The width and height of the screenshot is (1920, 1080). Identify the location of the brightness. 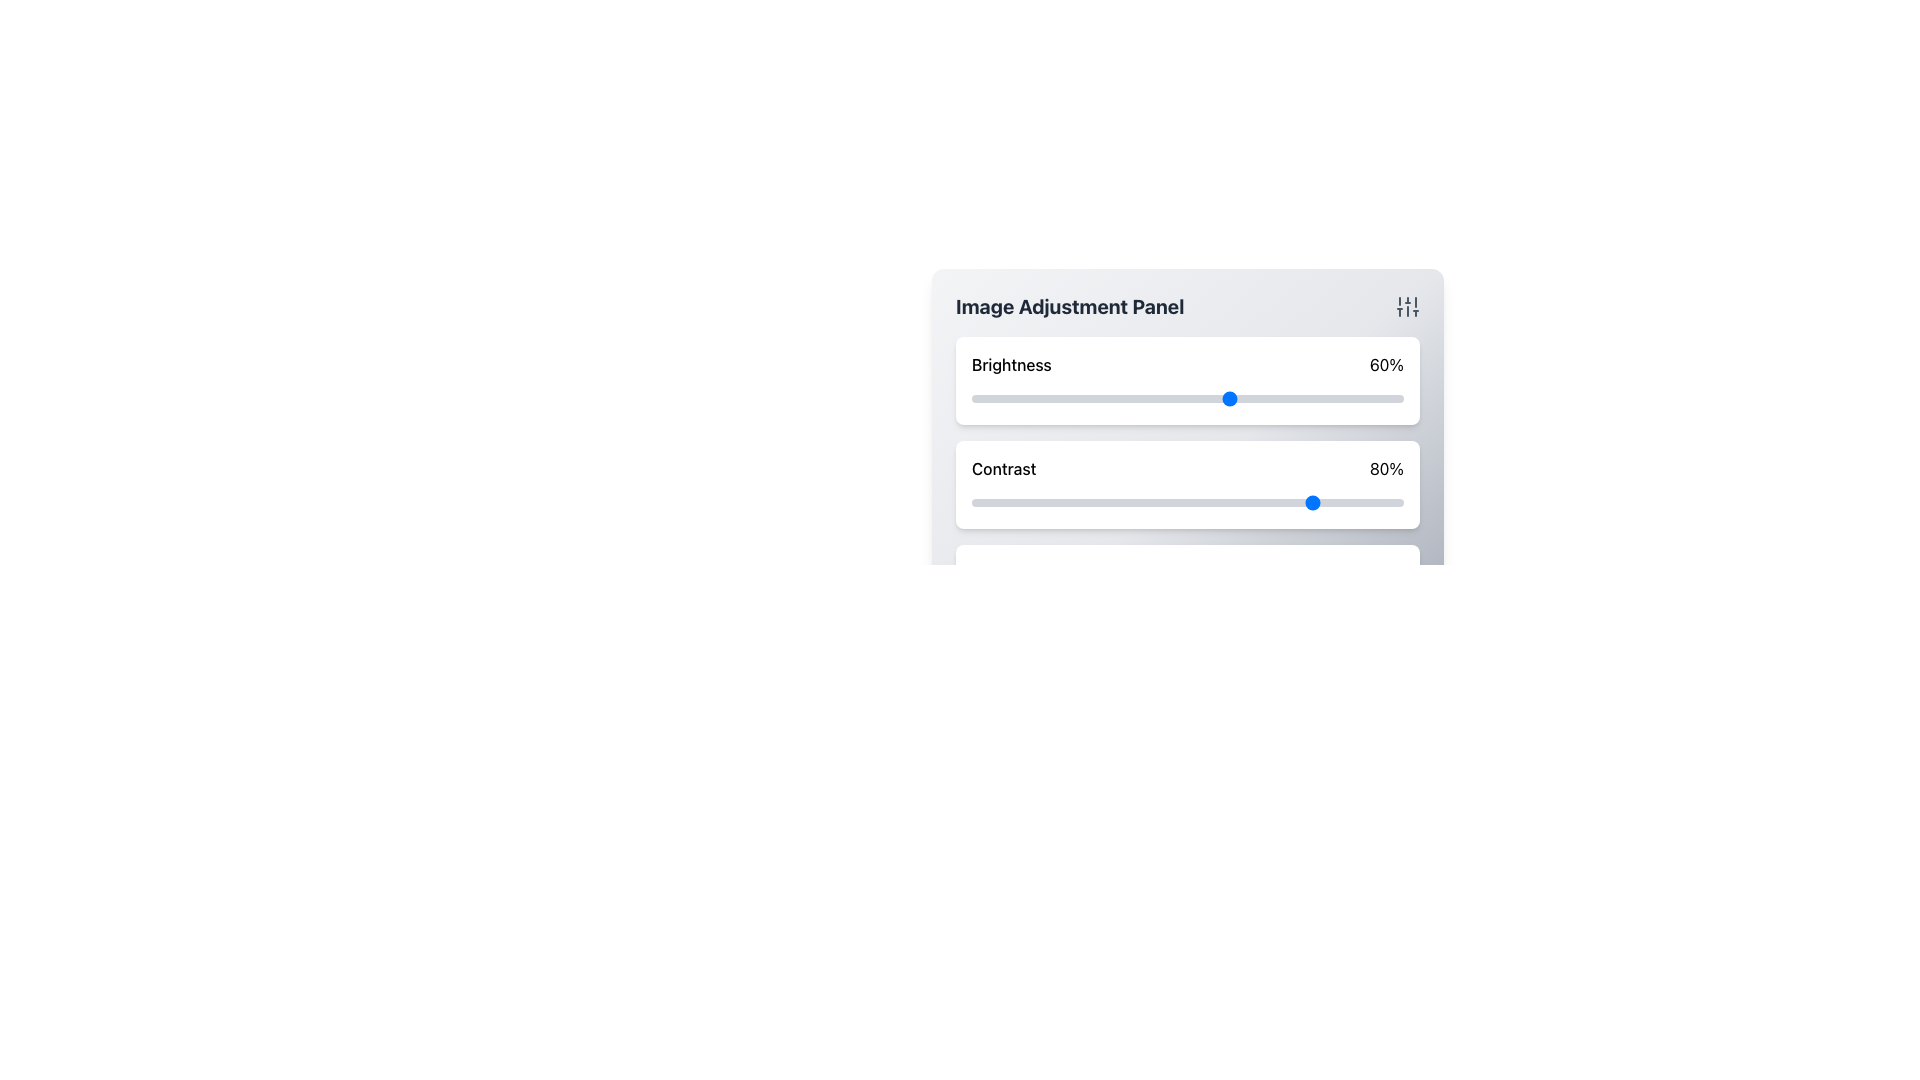
(984, 398).